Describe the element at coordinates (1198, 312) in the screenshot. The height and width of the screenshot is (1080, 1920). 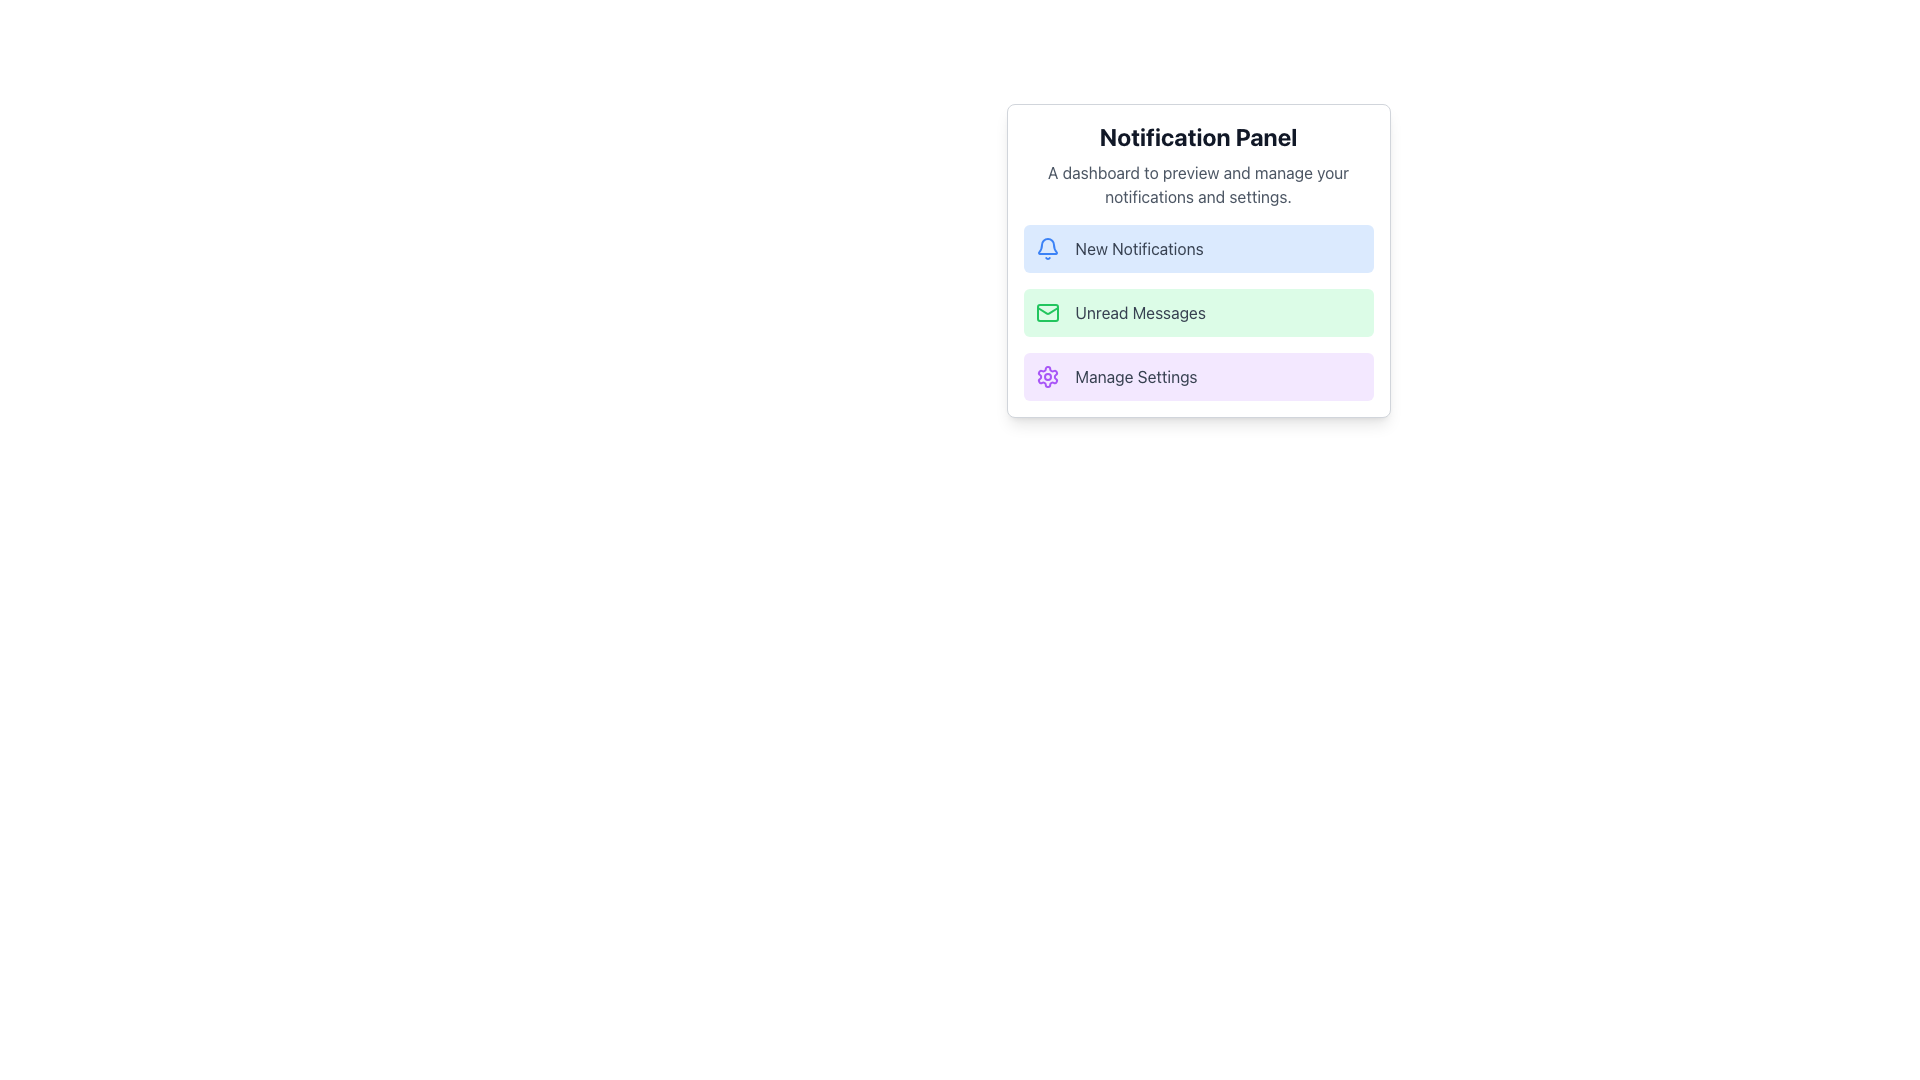
I see `the 'Unread Messages' button, which is a light green button with rounded corners and an envelope icon` at that location.